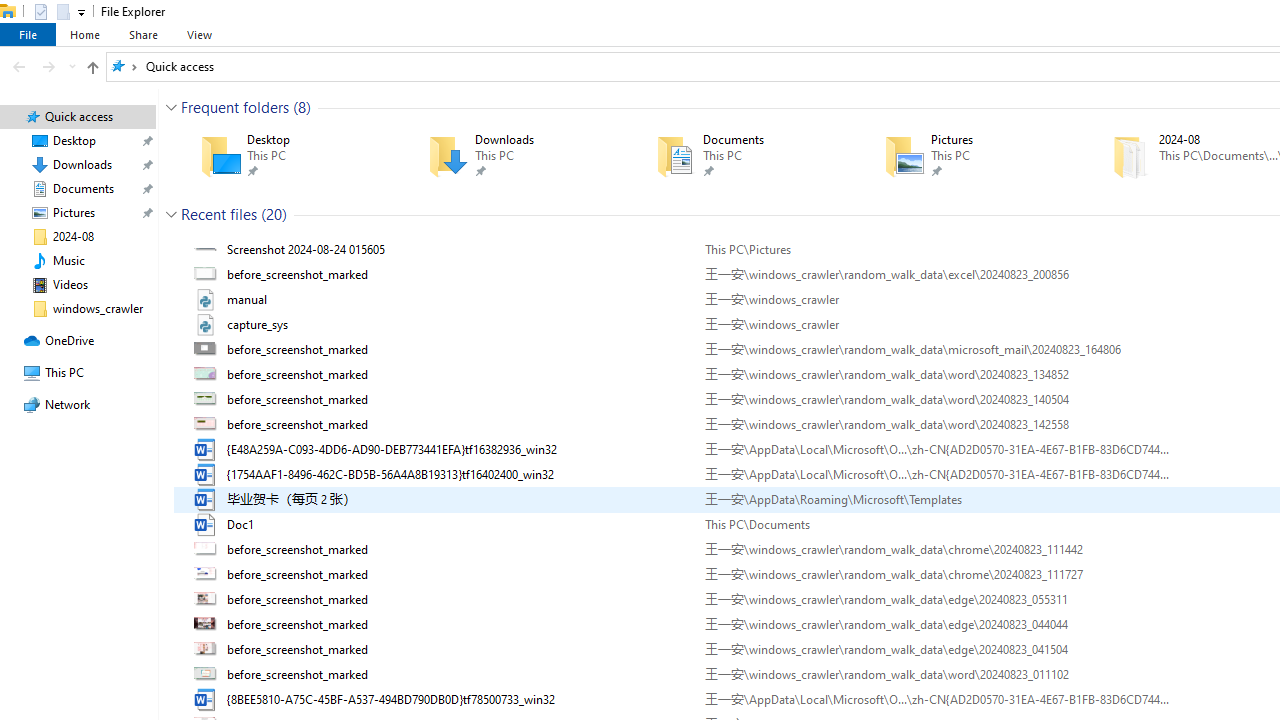  What do you see at coordinates (285, 155) in the screenshot?
I see `'Desktop'` at bounding box center [285, 155].